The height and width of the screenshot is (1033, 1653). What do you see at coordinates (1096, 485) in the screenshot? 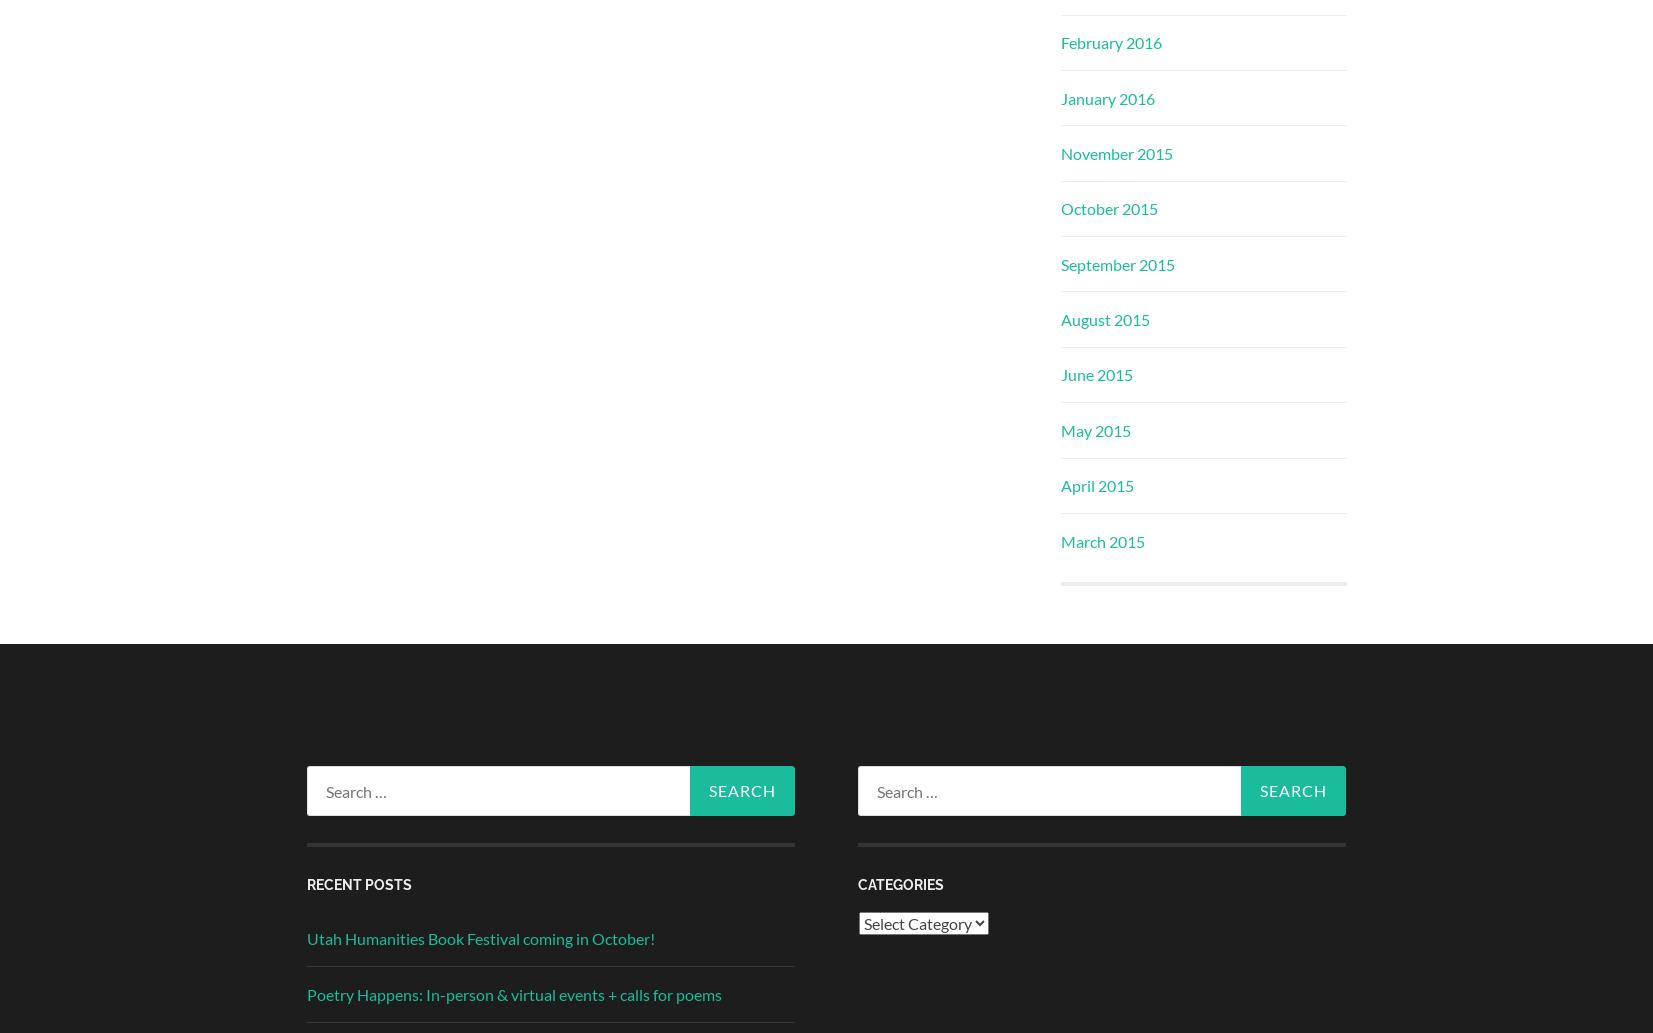
I see `'April 2015'` at bounding box center [1096, 485].